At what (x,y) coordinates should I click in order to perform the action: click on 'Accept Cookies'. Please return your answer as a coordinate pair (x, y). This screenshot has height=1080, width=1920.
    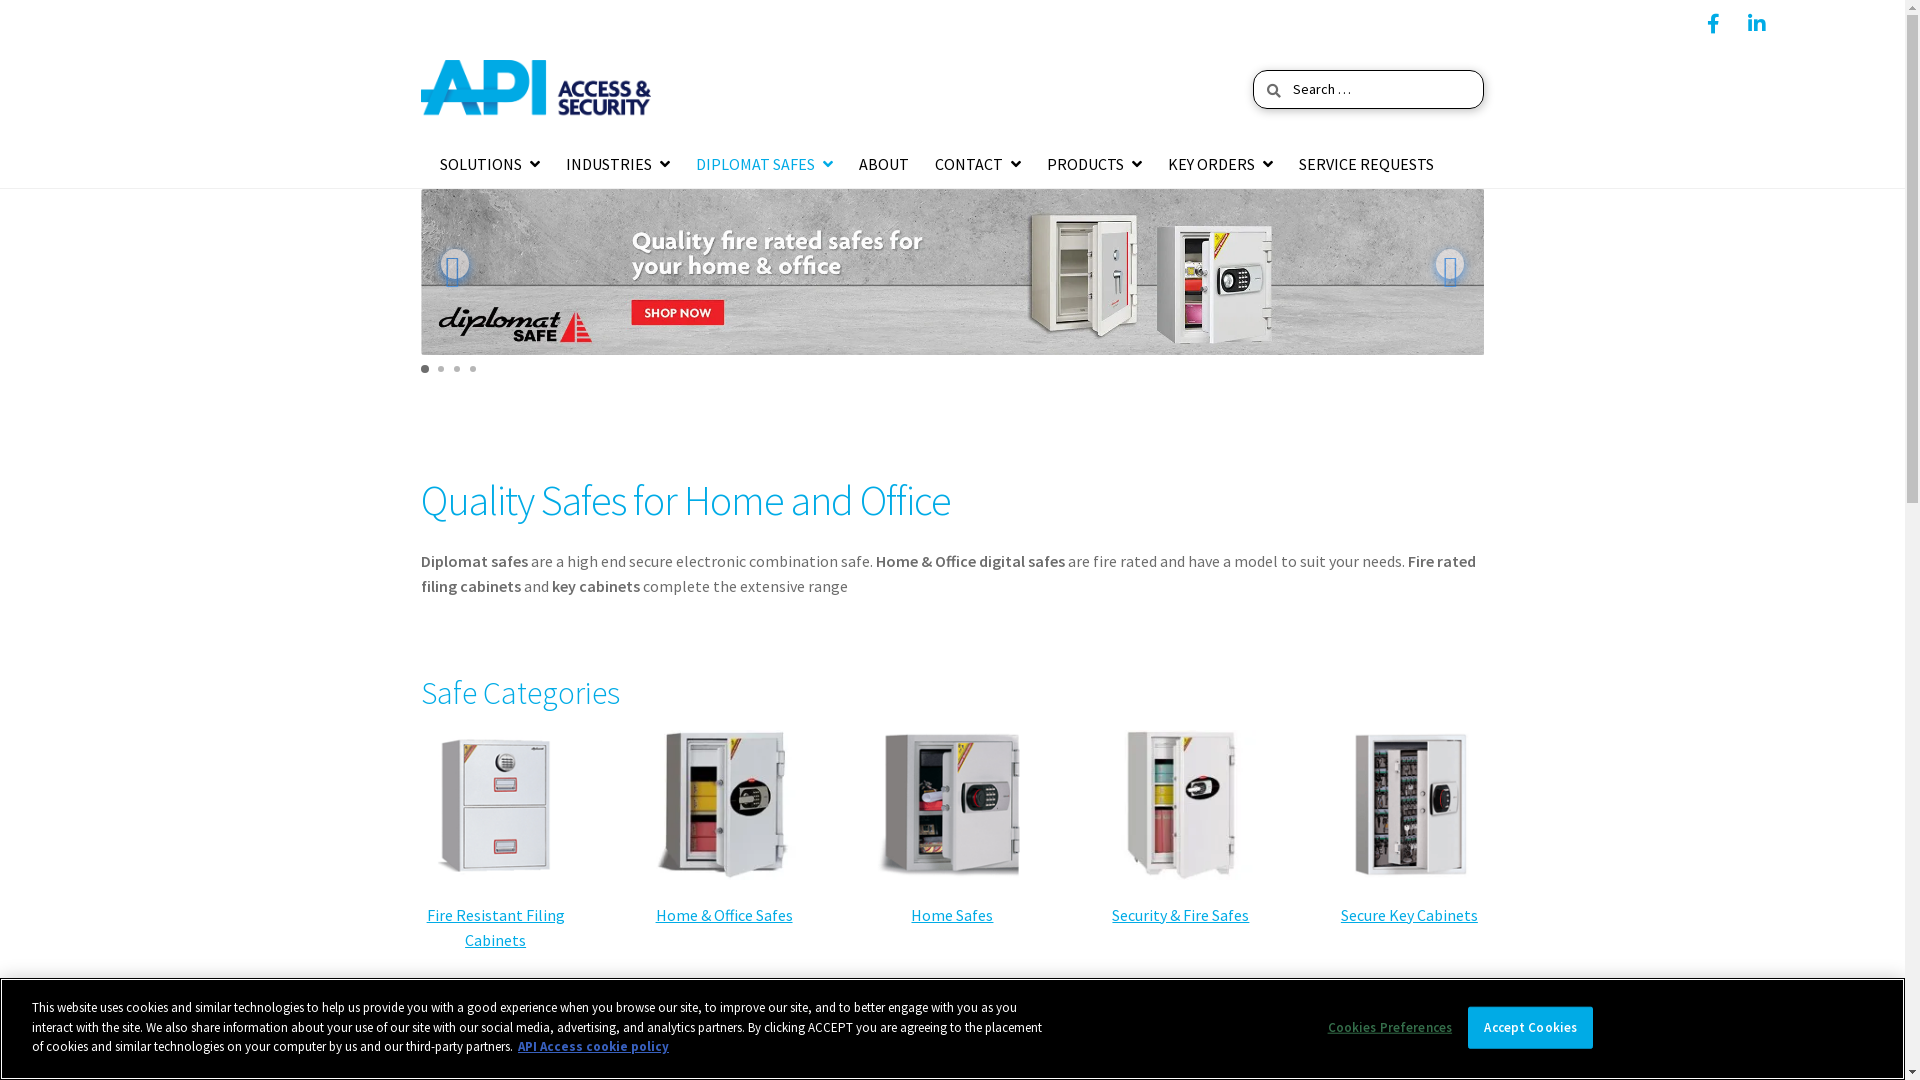
    Looking at the image, I should click on (1529, 1028).